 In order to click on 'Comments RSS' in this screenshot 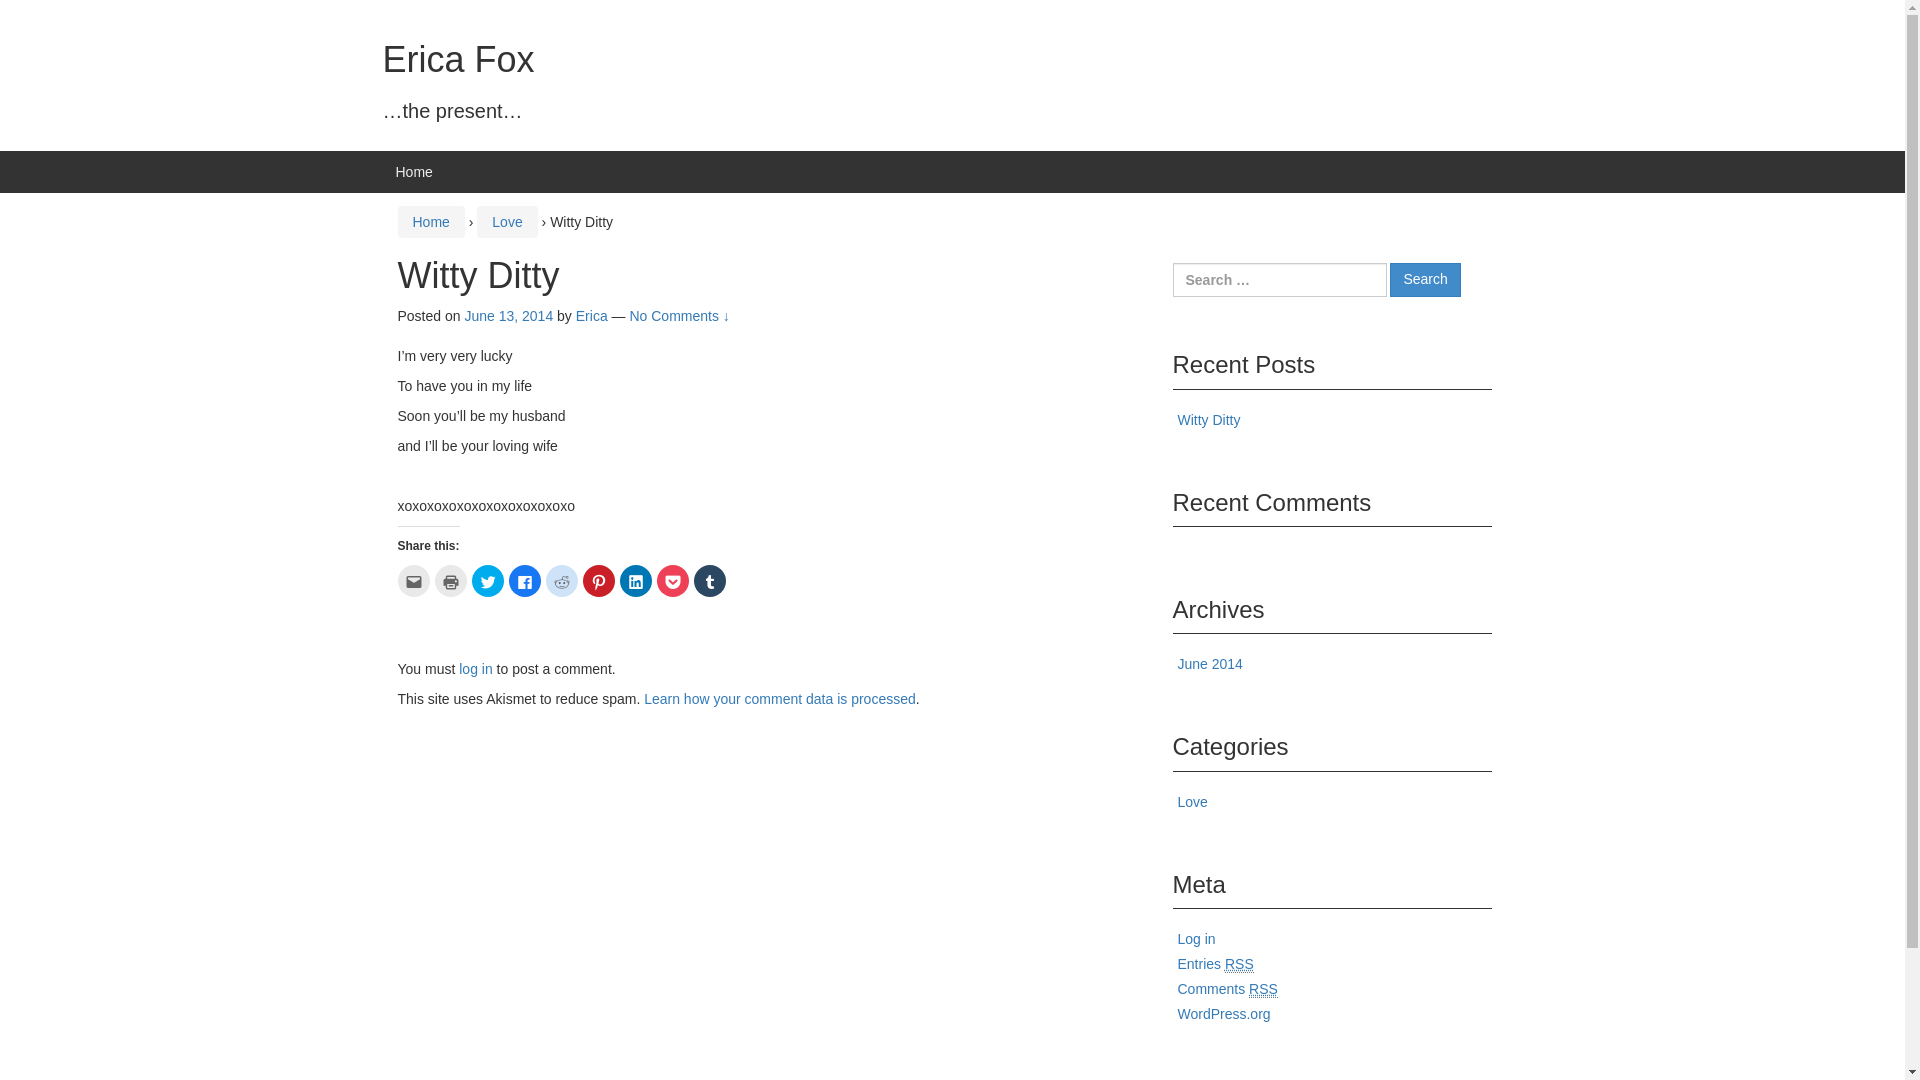, I will do `click(1227, 988)`.